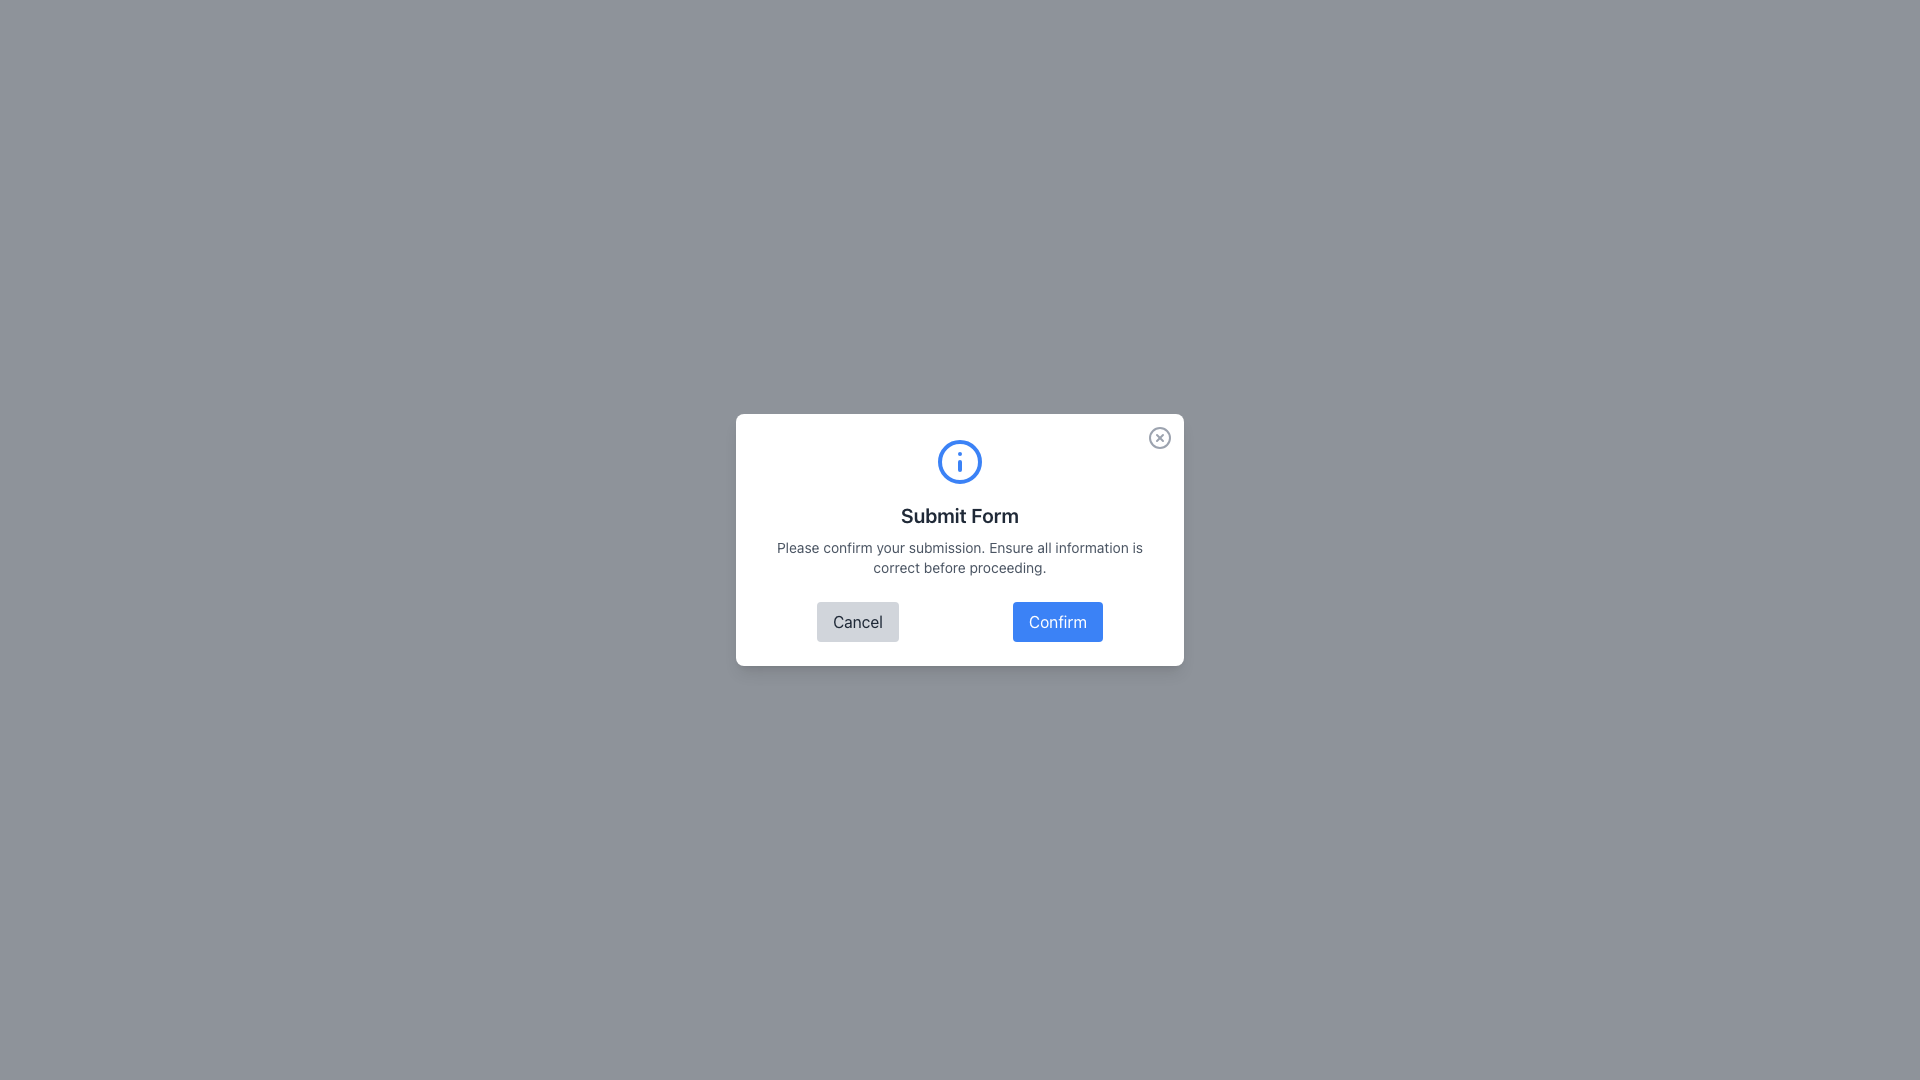 This screenshot has height=1080, width=1920. I want to click on the Informational Text Block located within the modal dialog box, positioned beneath the close button and above the Cancel and Confirm buttons, so click(960, 507).